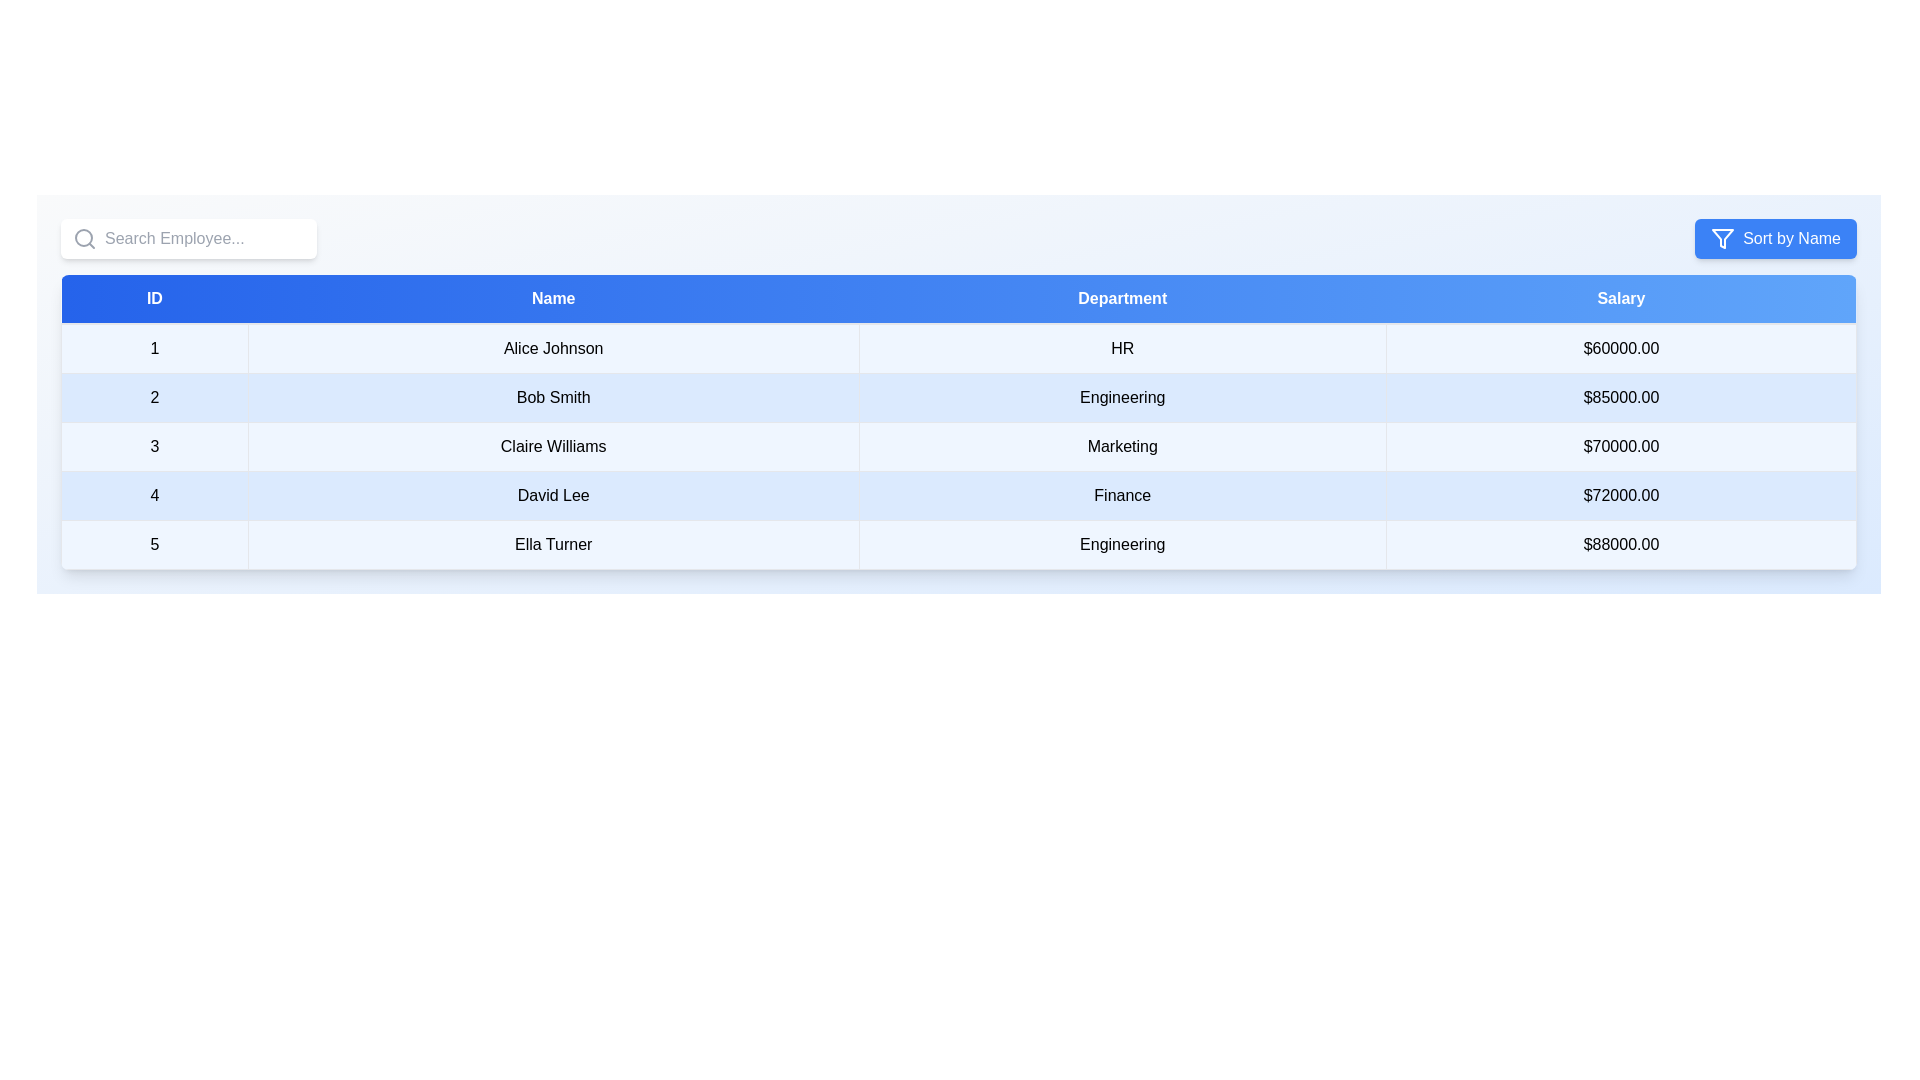  I want to click on the text label that reads 'Department', which is styled with a blue background and white text, located in the third column header of the table, so click(1122, 299).